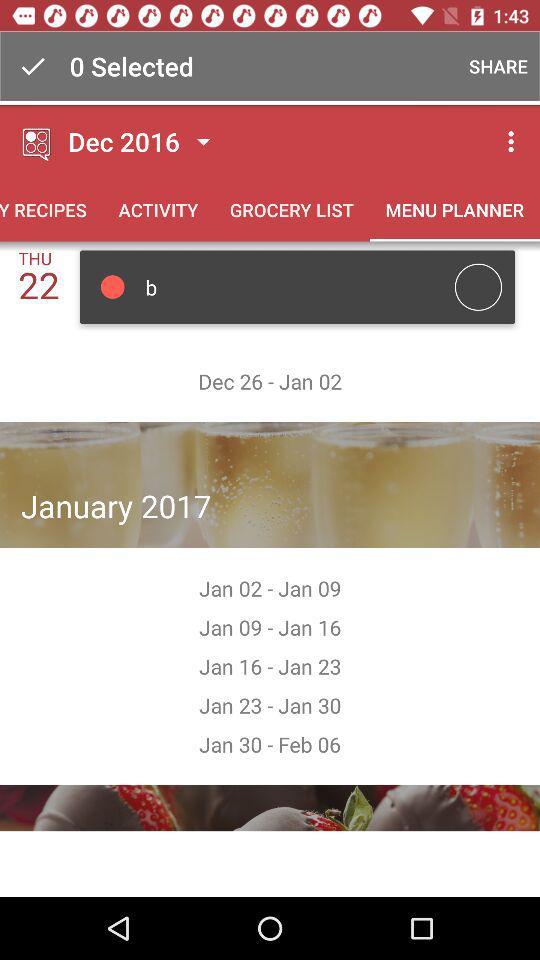 Image resolution: width=540 pixels, height=960 pixels. I want to click on share which is at top right corner of the page, so click(495, 66).